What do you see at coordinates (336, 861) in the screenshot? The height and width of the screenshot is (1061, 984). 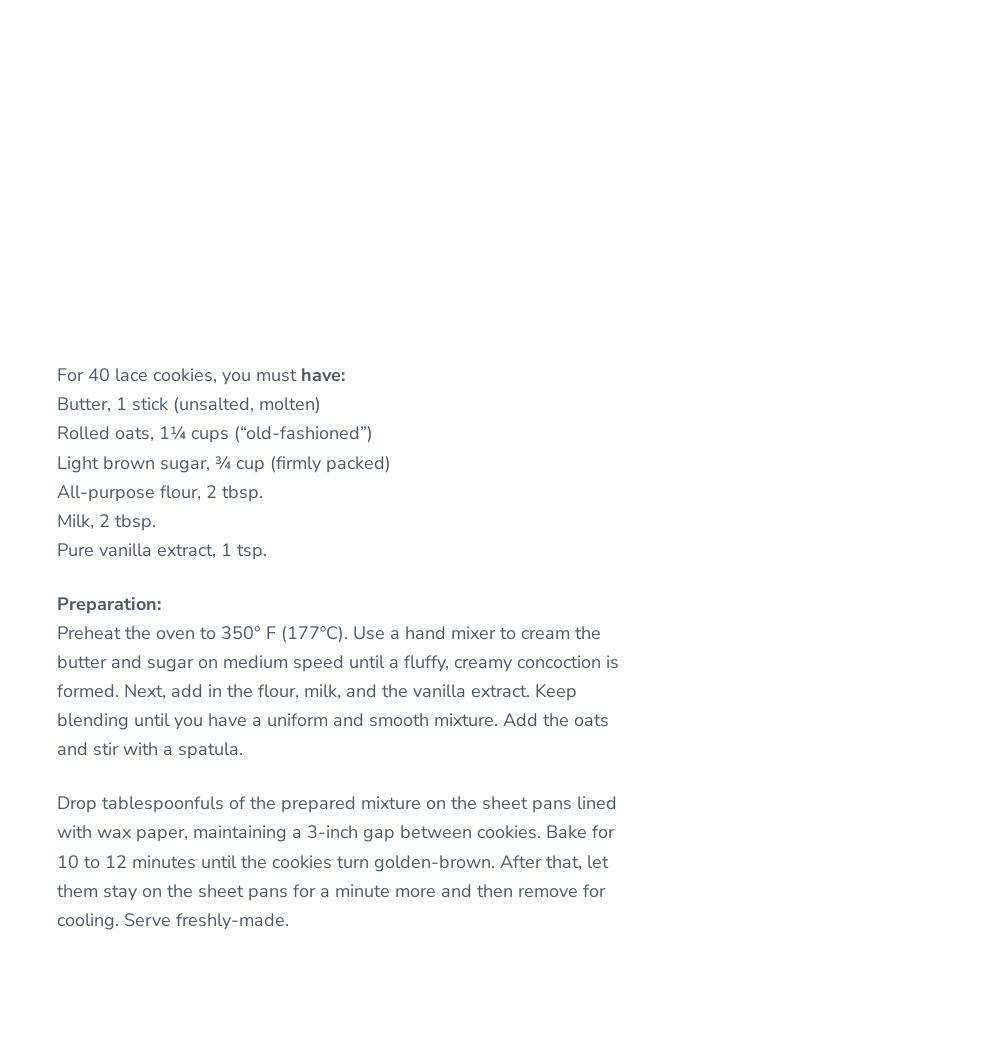 I see `'Drop tablespoonfuls of the prepared mixture on the sheet pans lined with wax paper, maintaining a 3-inch gap between cookies. Bake for 10 to 12 minutes until the cookies turn golden-brown. After that, let them stay on the sheet pans for a minute more and then remove for cooling. Serve freshly-made.'` at bounding box center [336, 861].